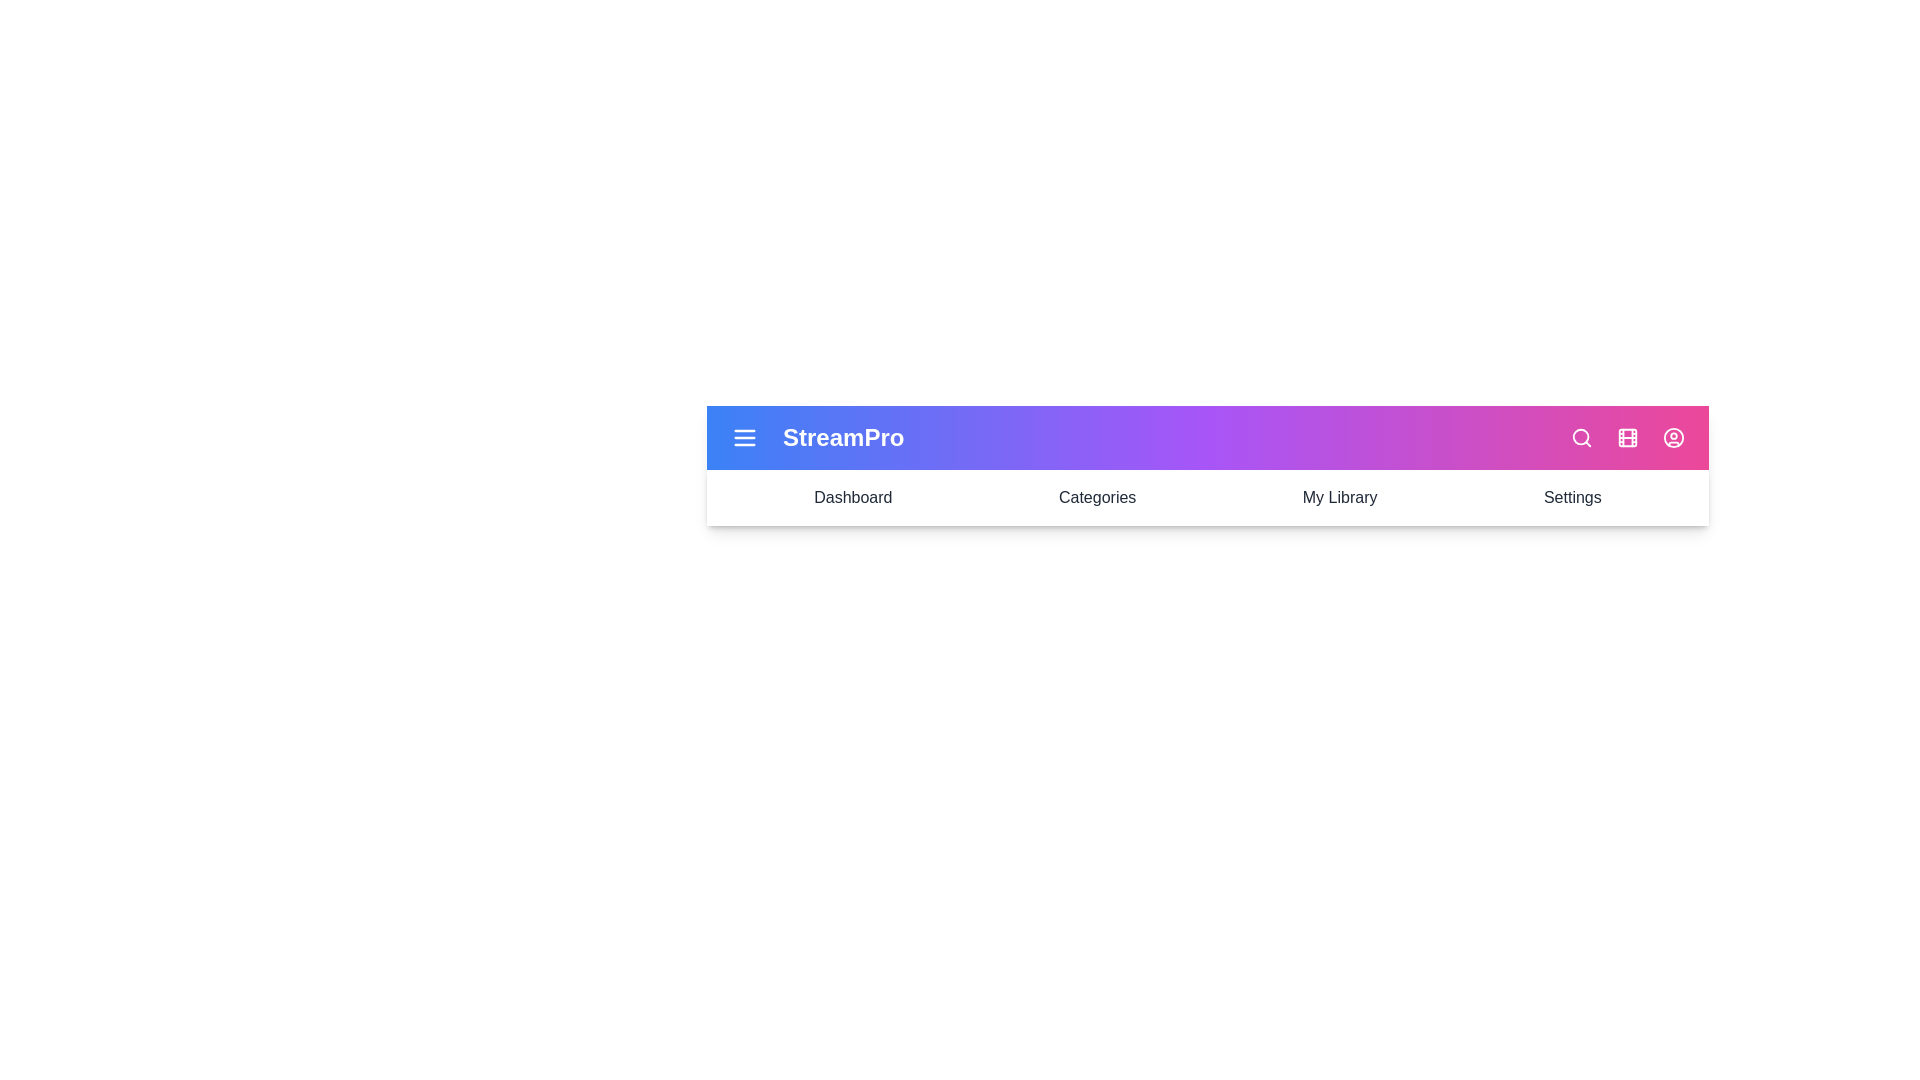 This screenshot has width=1920, height=1080. I want to click on the user profile icon to interact with it, so click(1674, 437).